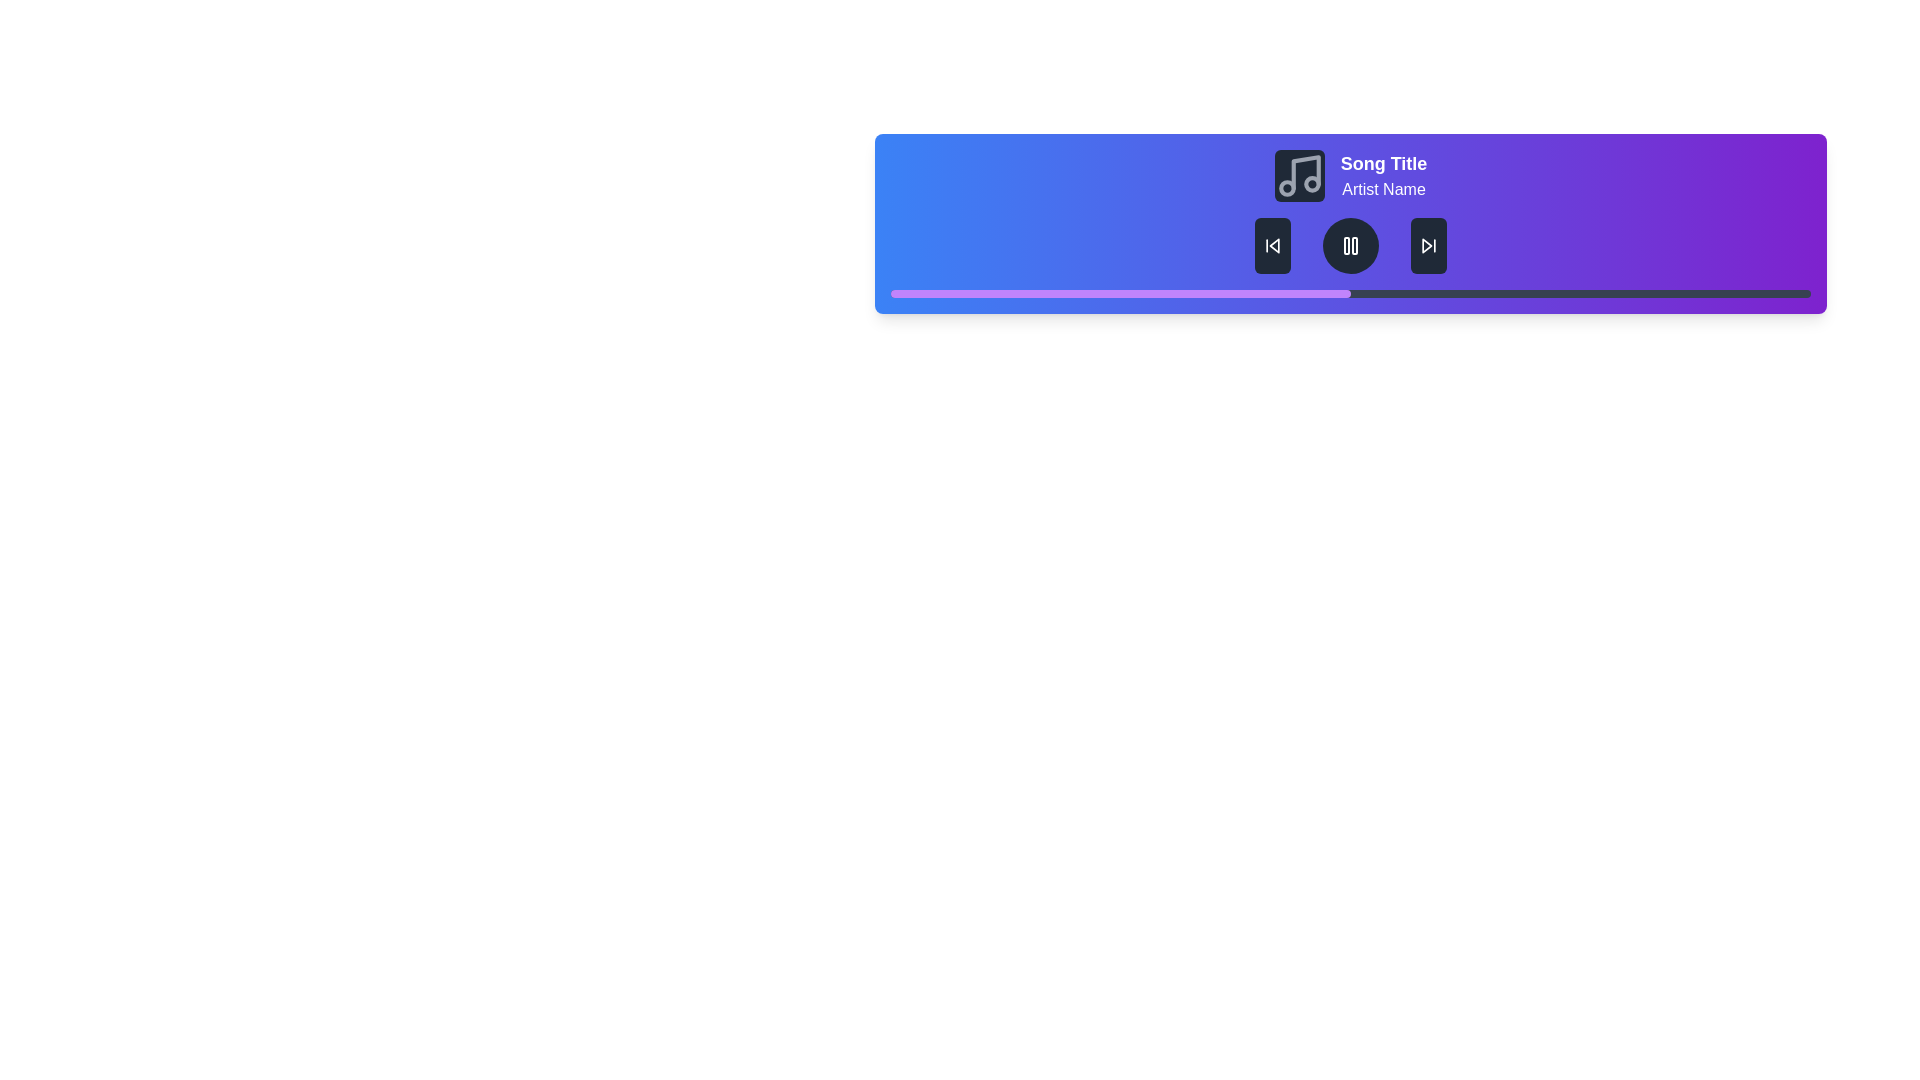 The image size is (1920, 1080). What do you see at coordinates (1414, 293) in the screenshot?
I see `progress` at bounding box center [1414, 293].